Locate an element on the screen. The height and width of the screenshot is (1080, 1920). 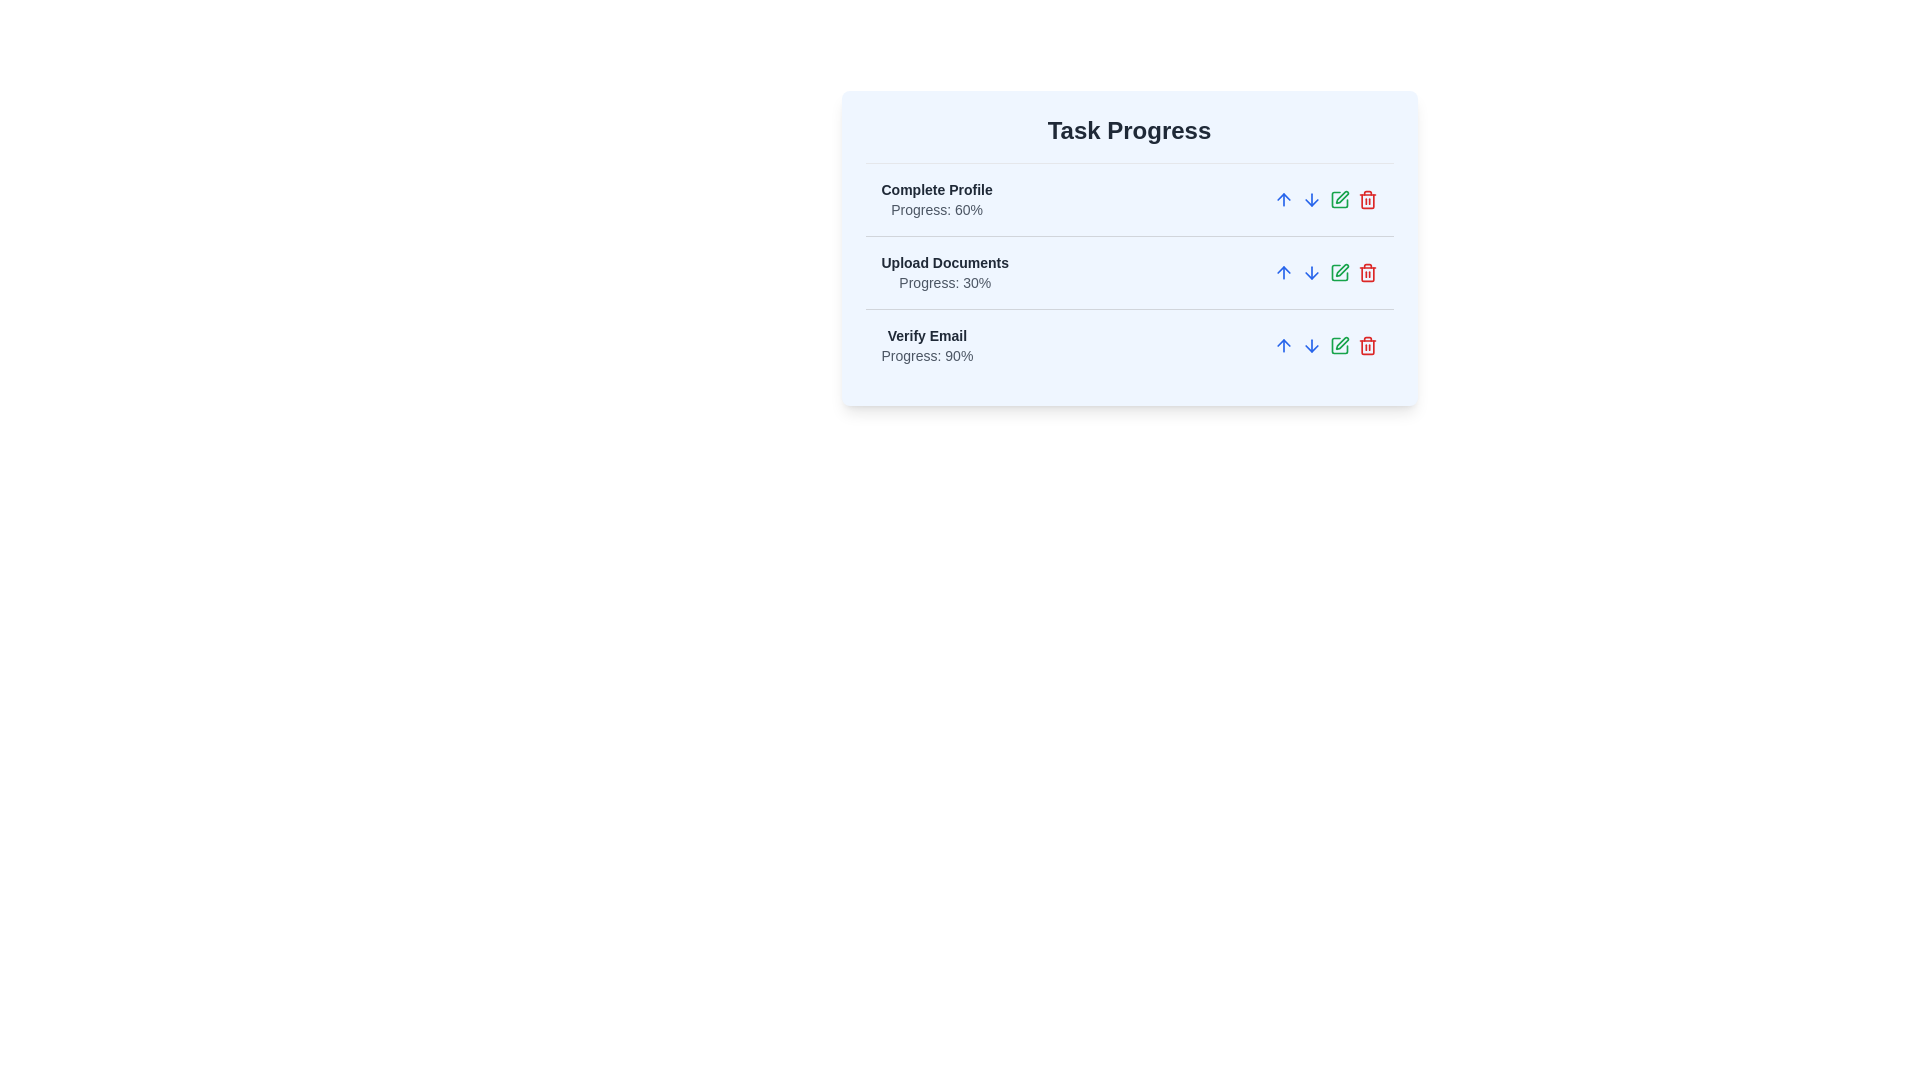
the second blue action icon in the row for 'Upload Documents' is located at coordinates (1311, 273).